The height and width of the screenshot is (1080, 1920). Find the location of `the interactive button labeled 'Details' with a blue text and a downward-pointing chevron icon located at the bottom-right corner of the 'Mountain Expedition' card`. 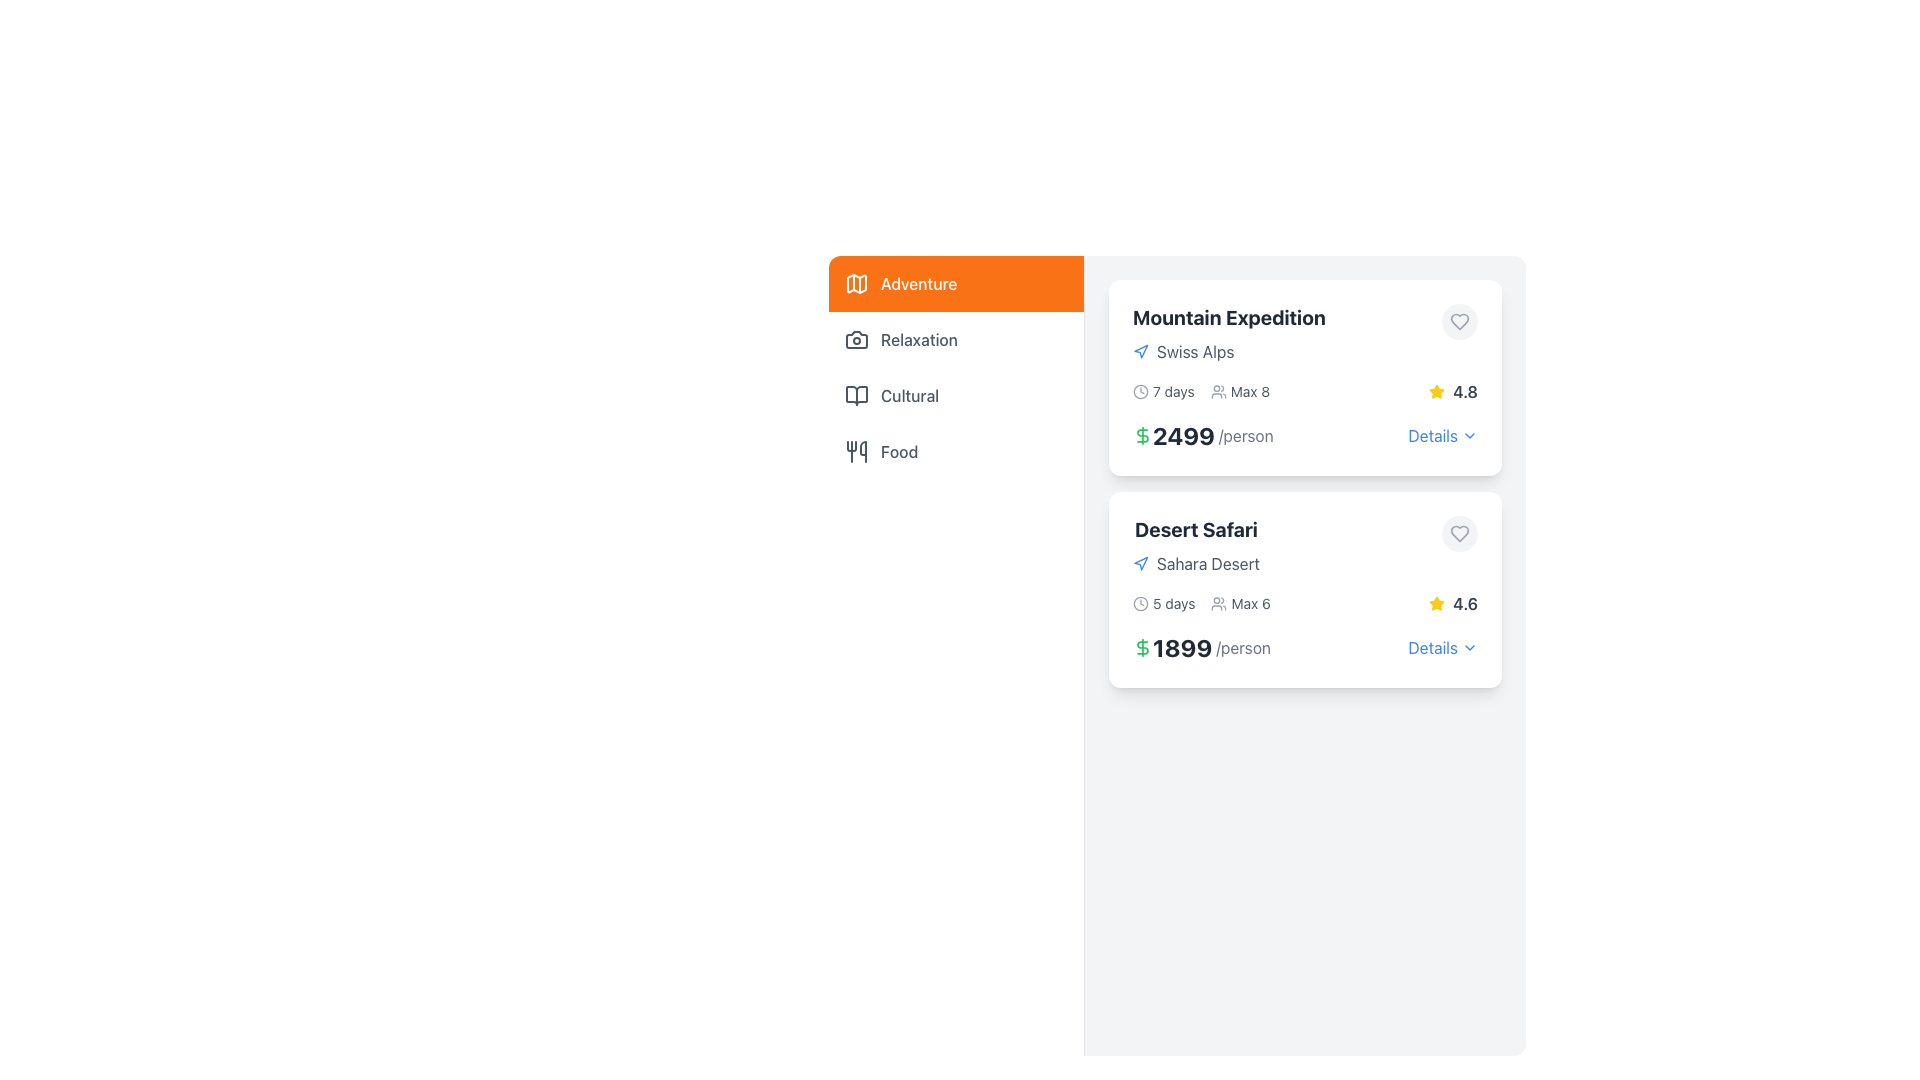

the interactive button labeled 'Details' with a blue text and a downward-pointing chevron icon located at the bottom-right corner of the 'Mountain Expedition' card is located at coordinates (1443, 434).